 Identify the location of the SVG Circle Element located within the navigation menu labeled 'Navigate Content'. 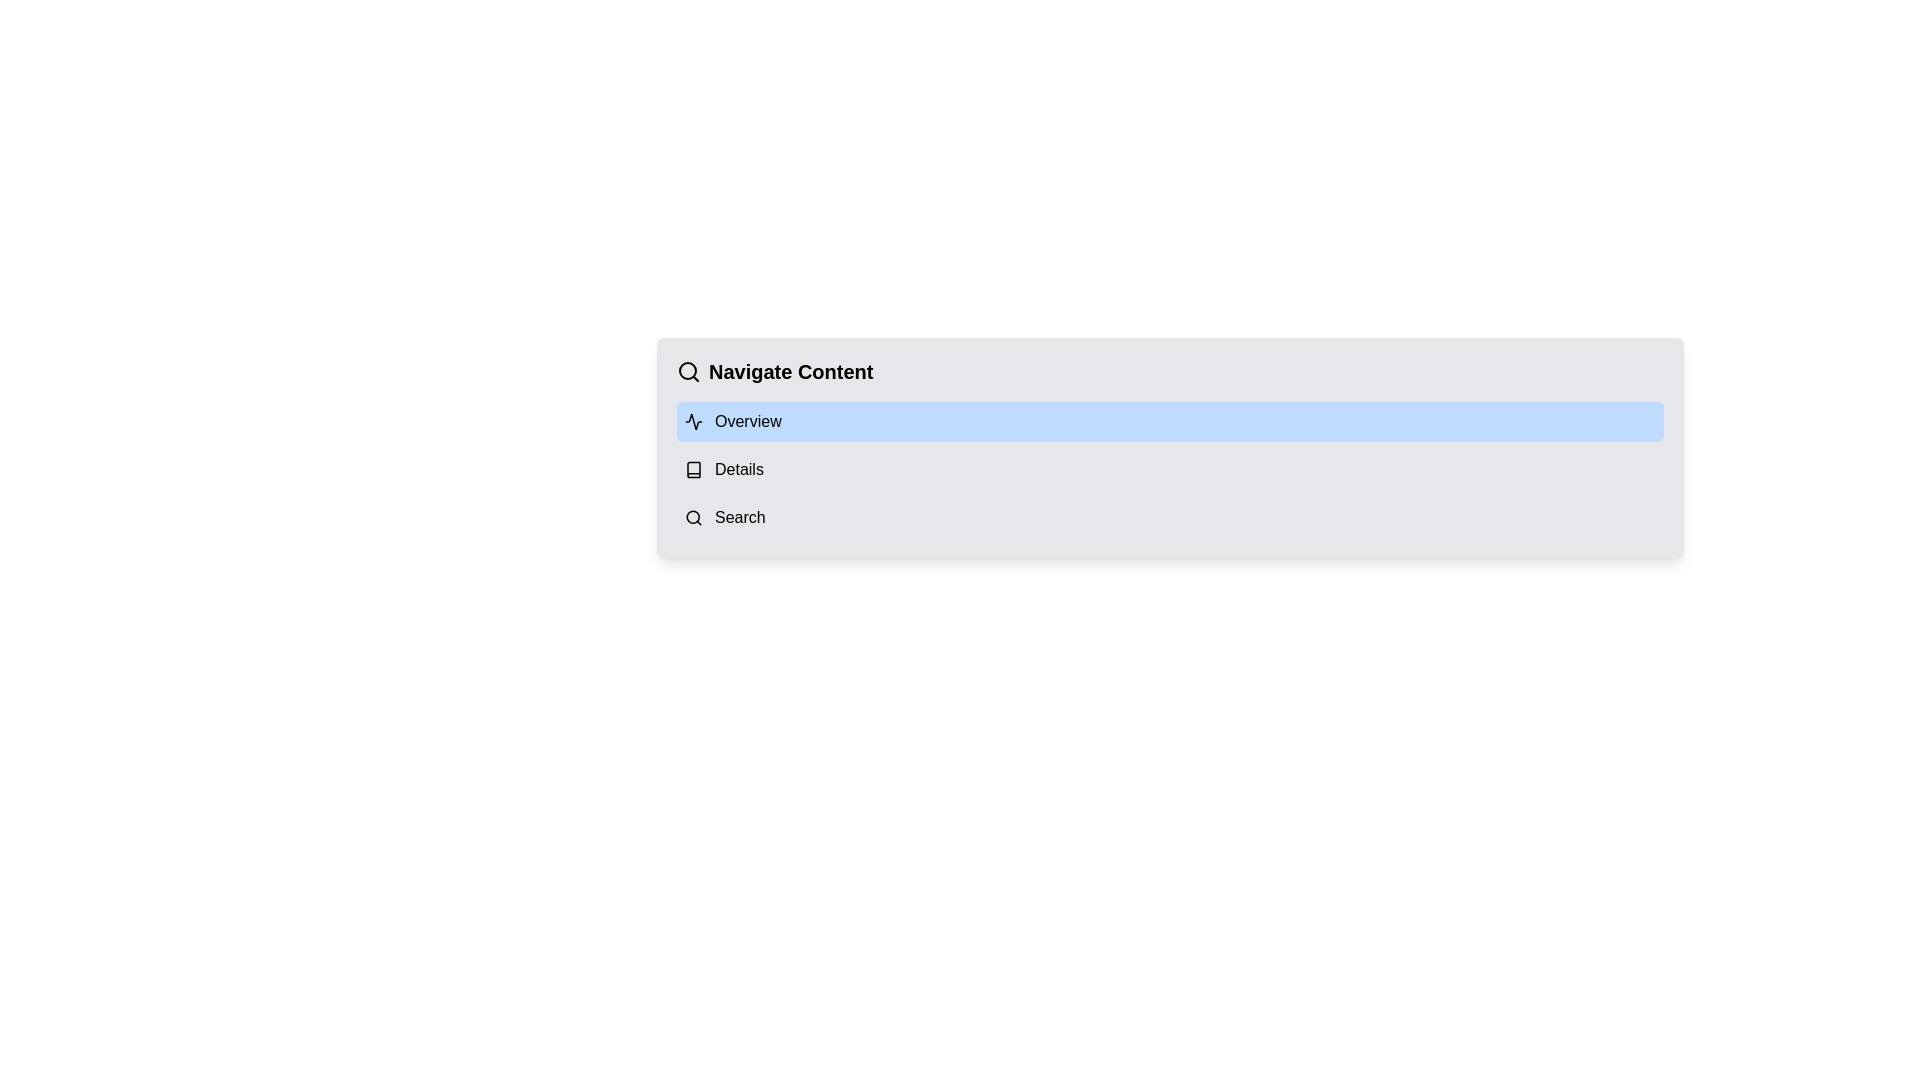
(687, 370).